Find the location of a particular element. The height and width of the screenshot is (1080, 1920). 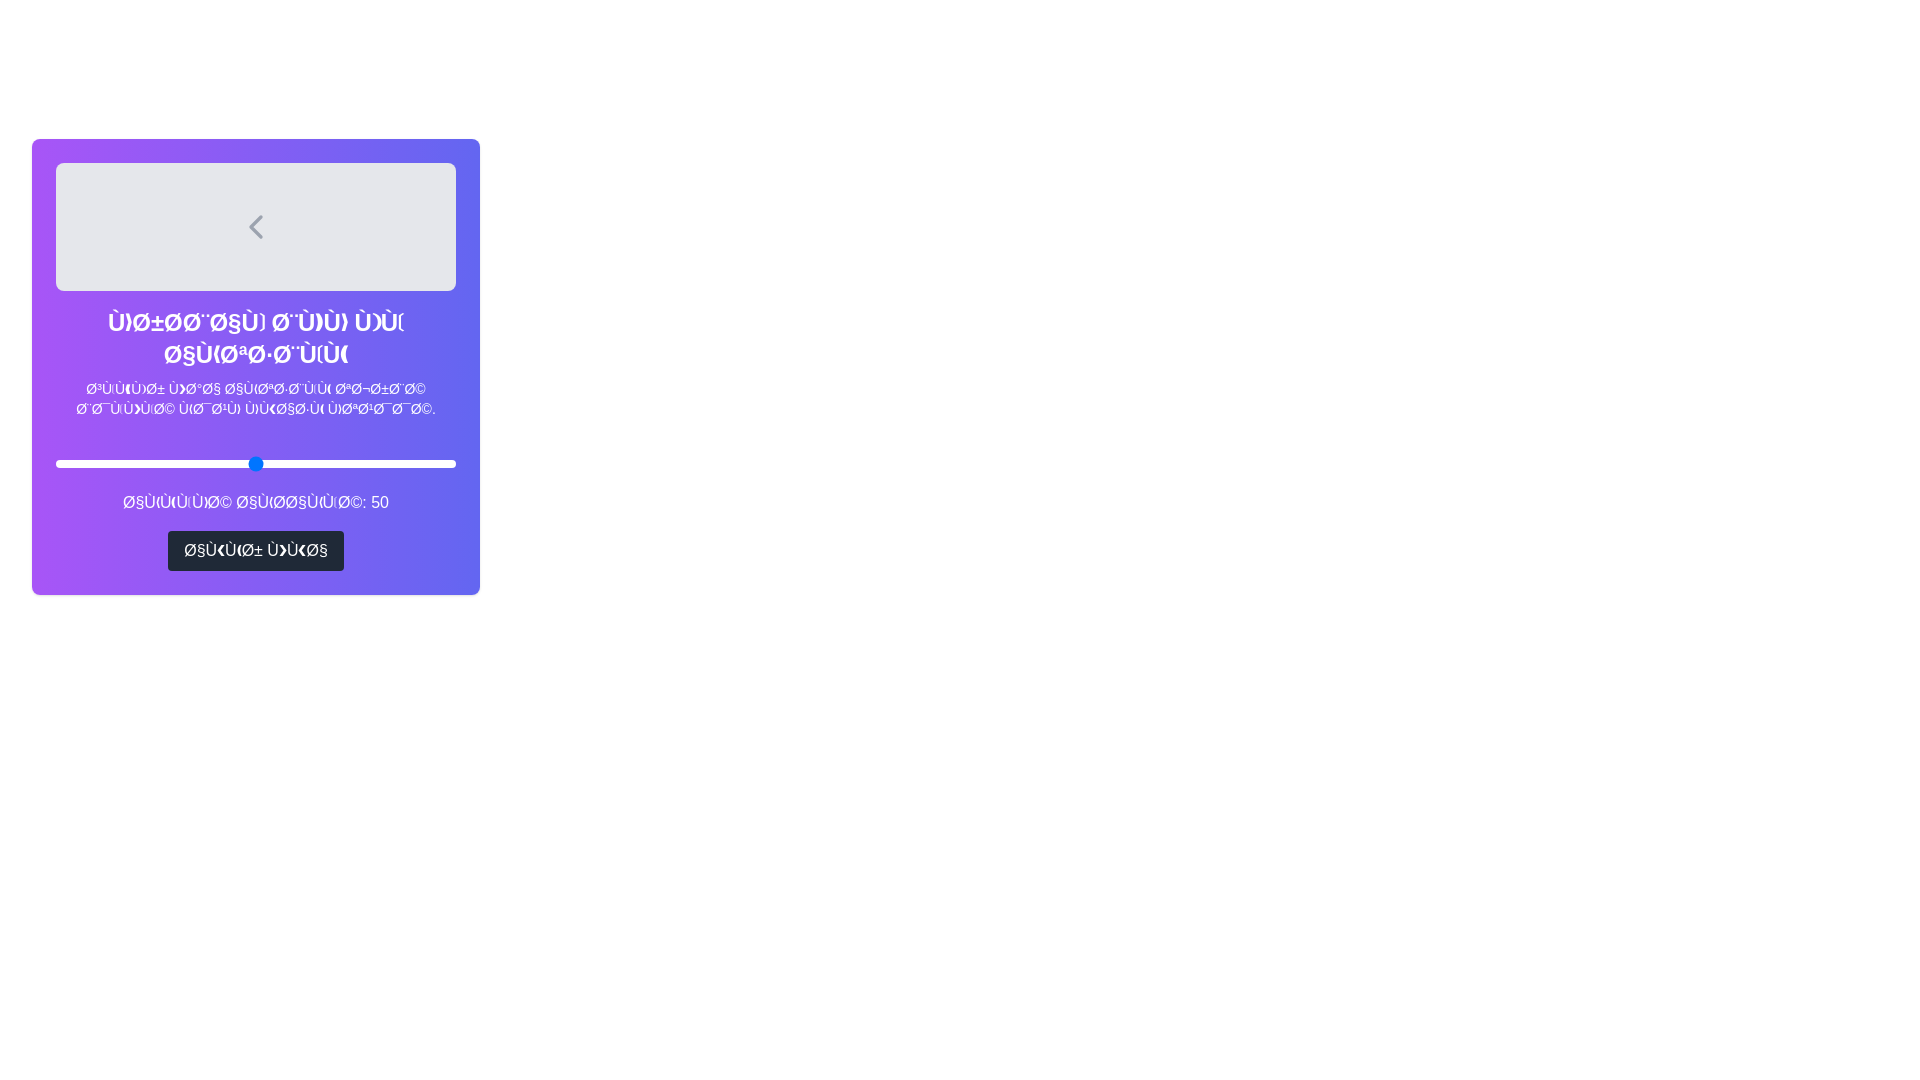

the rounded rectangle styled button with Arabic text, which has a dark gray background and is positioned at the bottom of the card layout is located at coordinates (254, 551).